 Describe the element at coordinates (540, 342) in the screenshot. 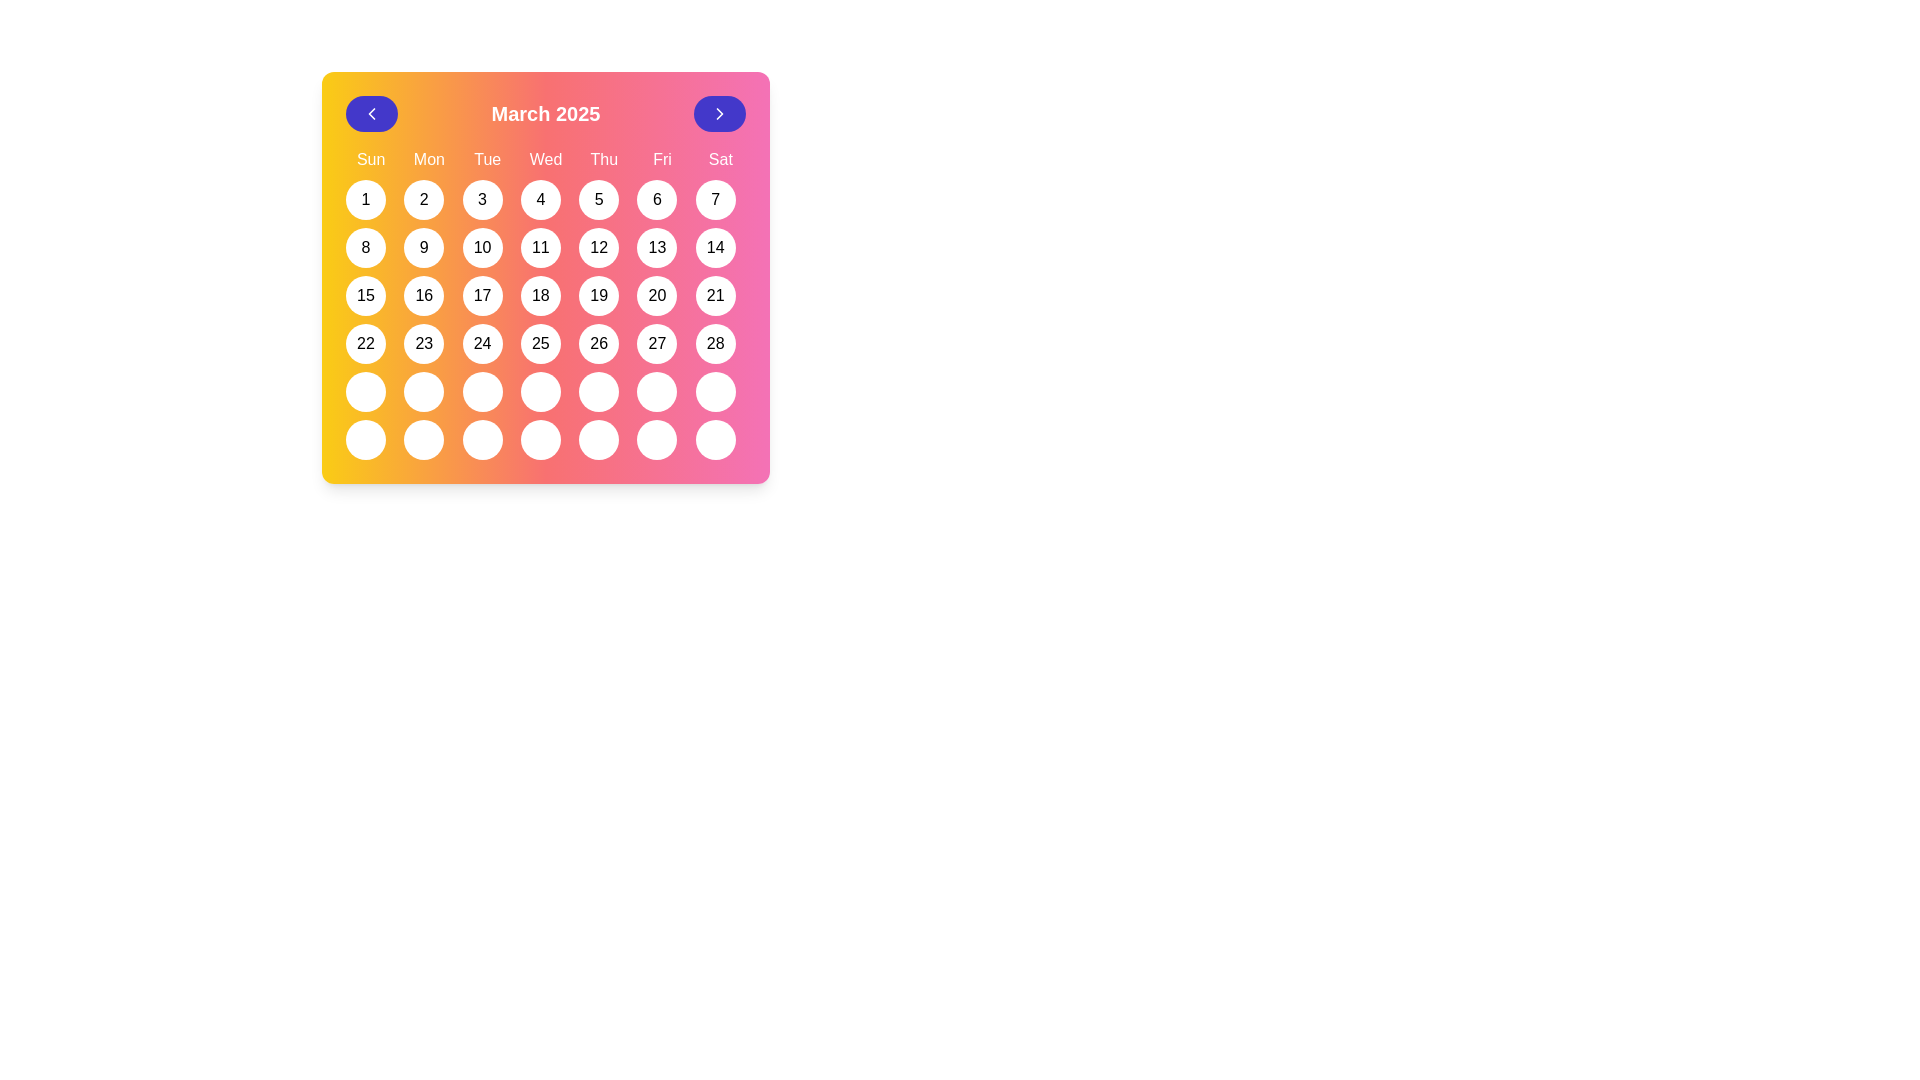

I see `the date selection button located in the sixth column of the fourth row of the calendar grid` at that location.